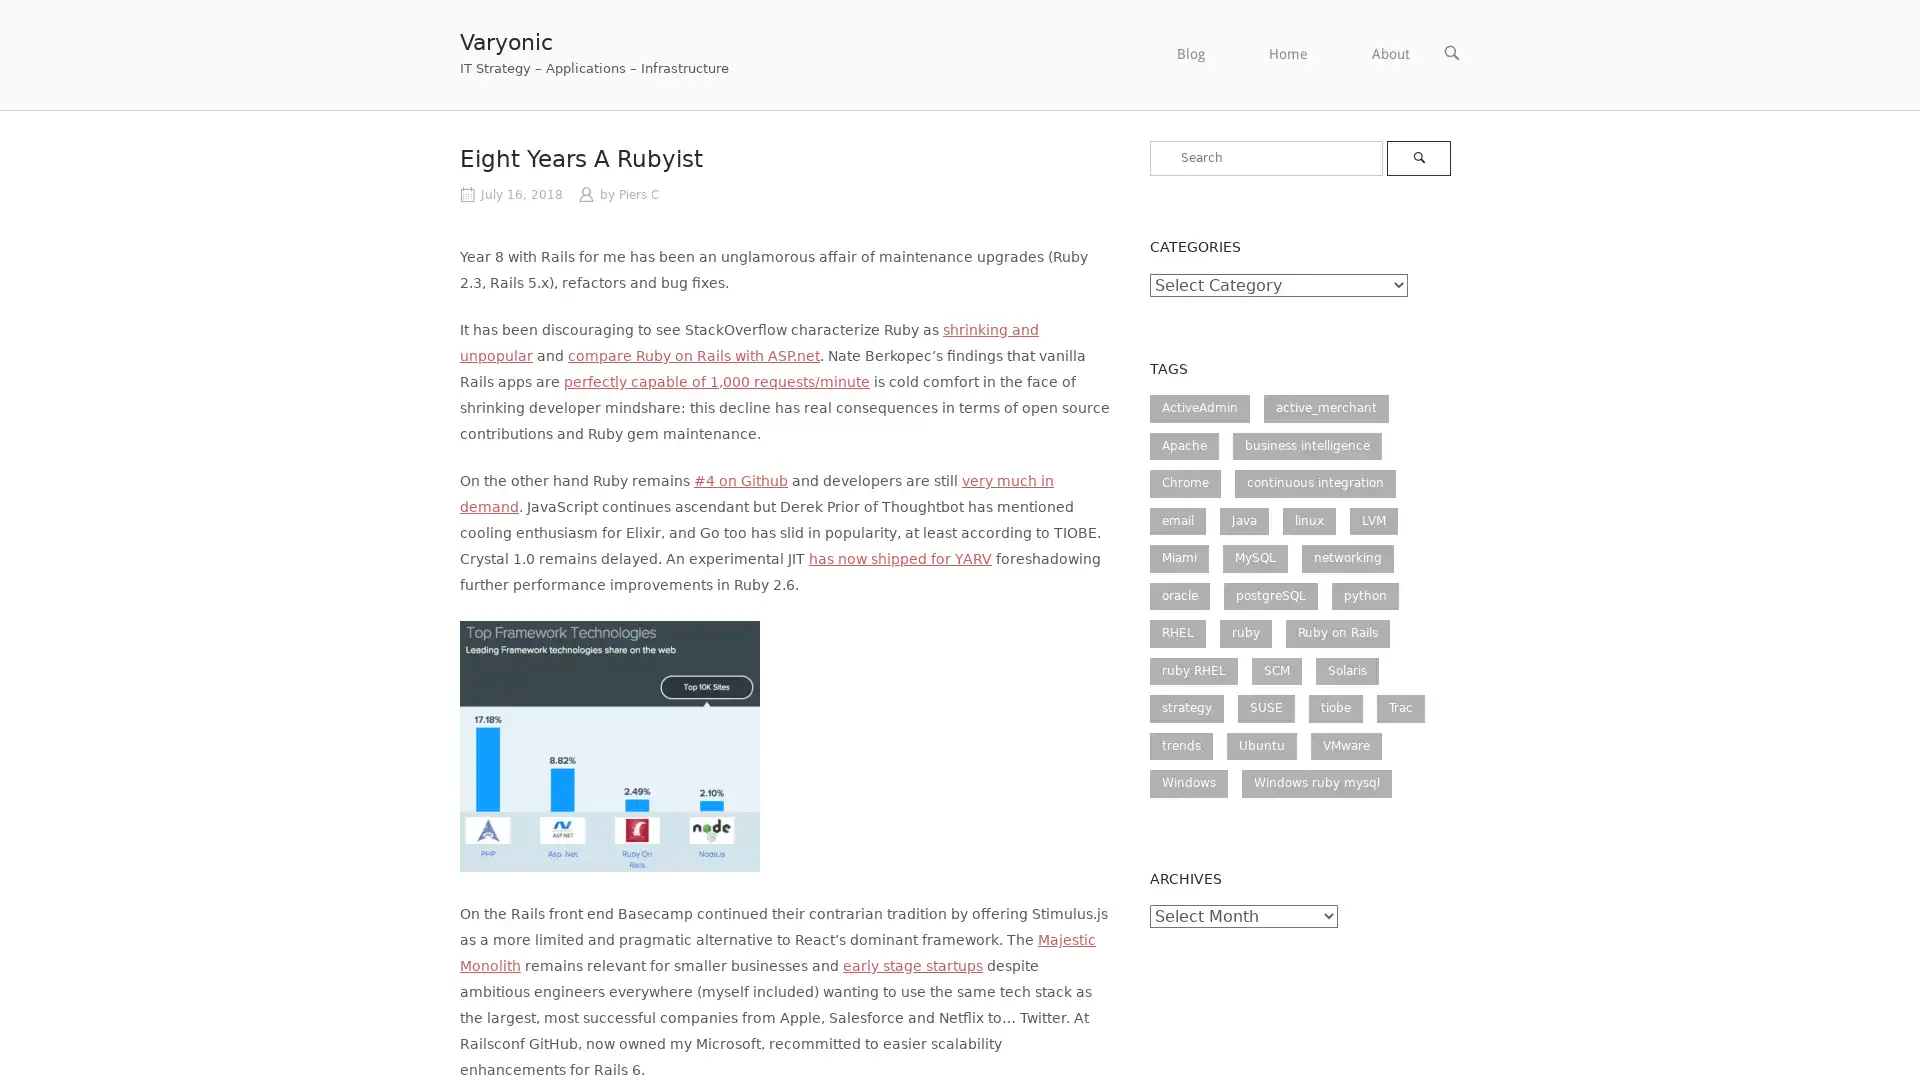 This screenshot has height=1080, width=1920. Describe the element at coordinates (1451, 52) in the screenshot. I see `OPEN SEARCH BAR` at that location.